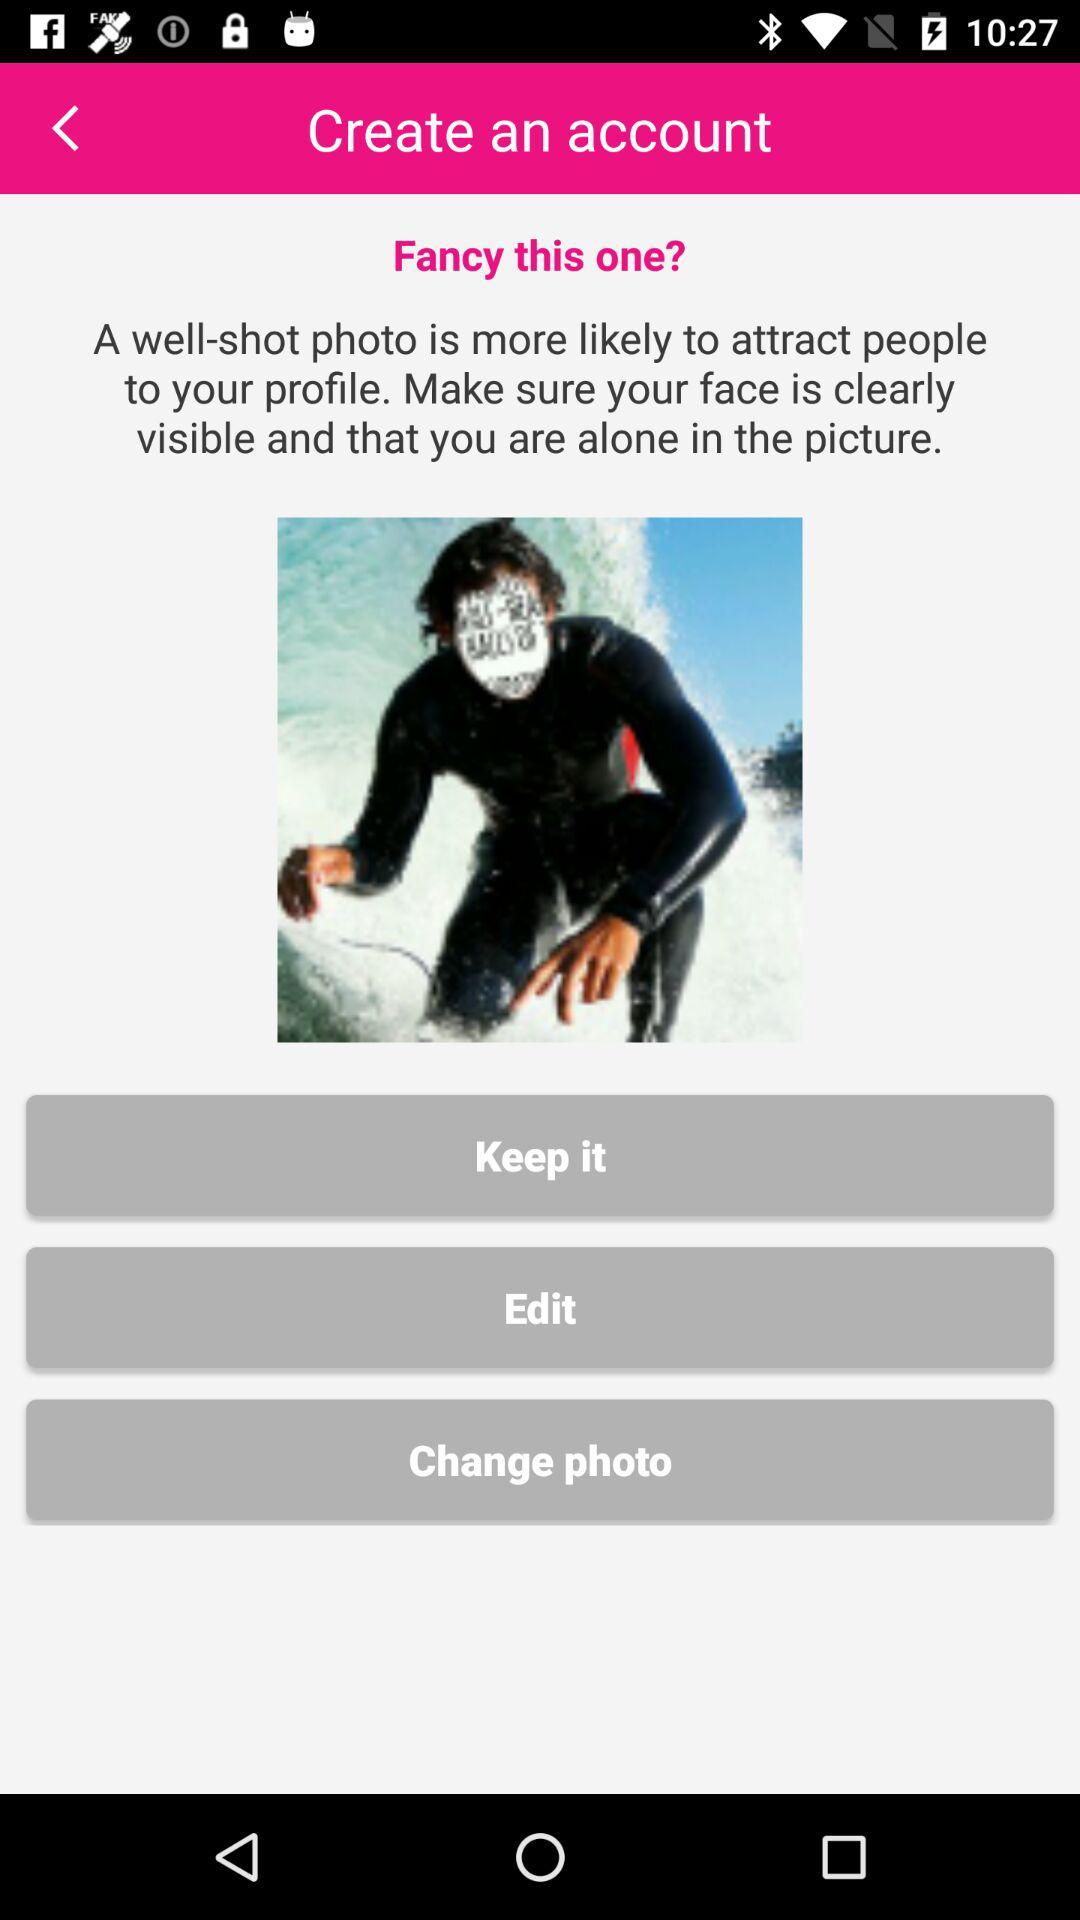  What do you see at coordinates (540, 1155) in the screenshot?
I see `item above the edit button` at bounding box center [540, 1155].